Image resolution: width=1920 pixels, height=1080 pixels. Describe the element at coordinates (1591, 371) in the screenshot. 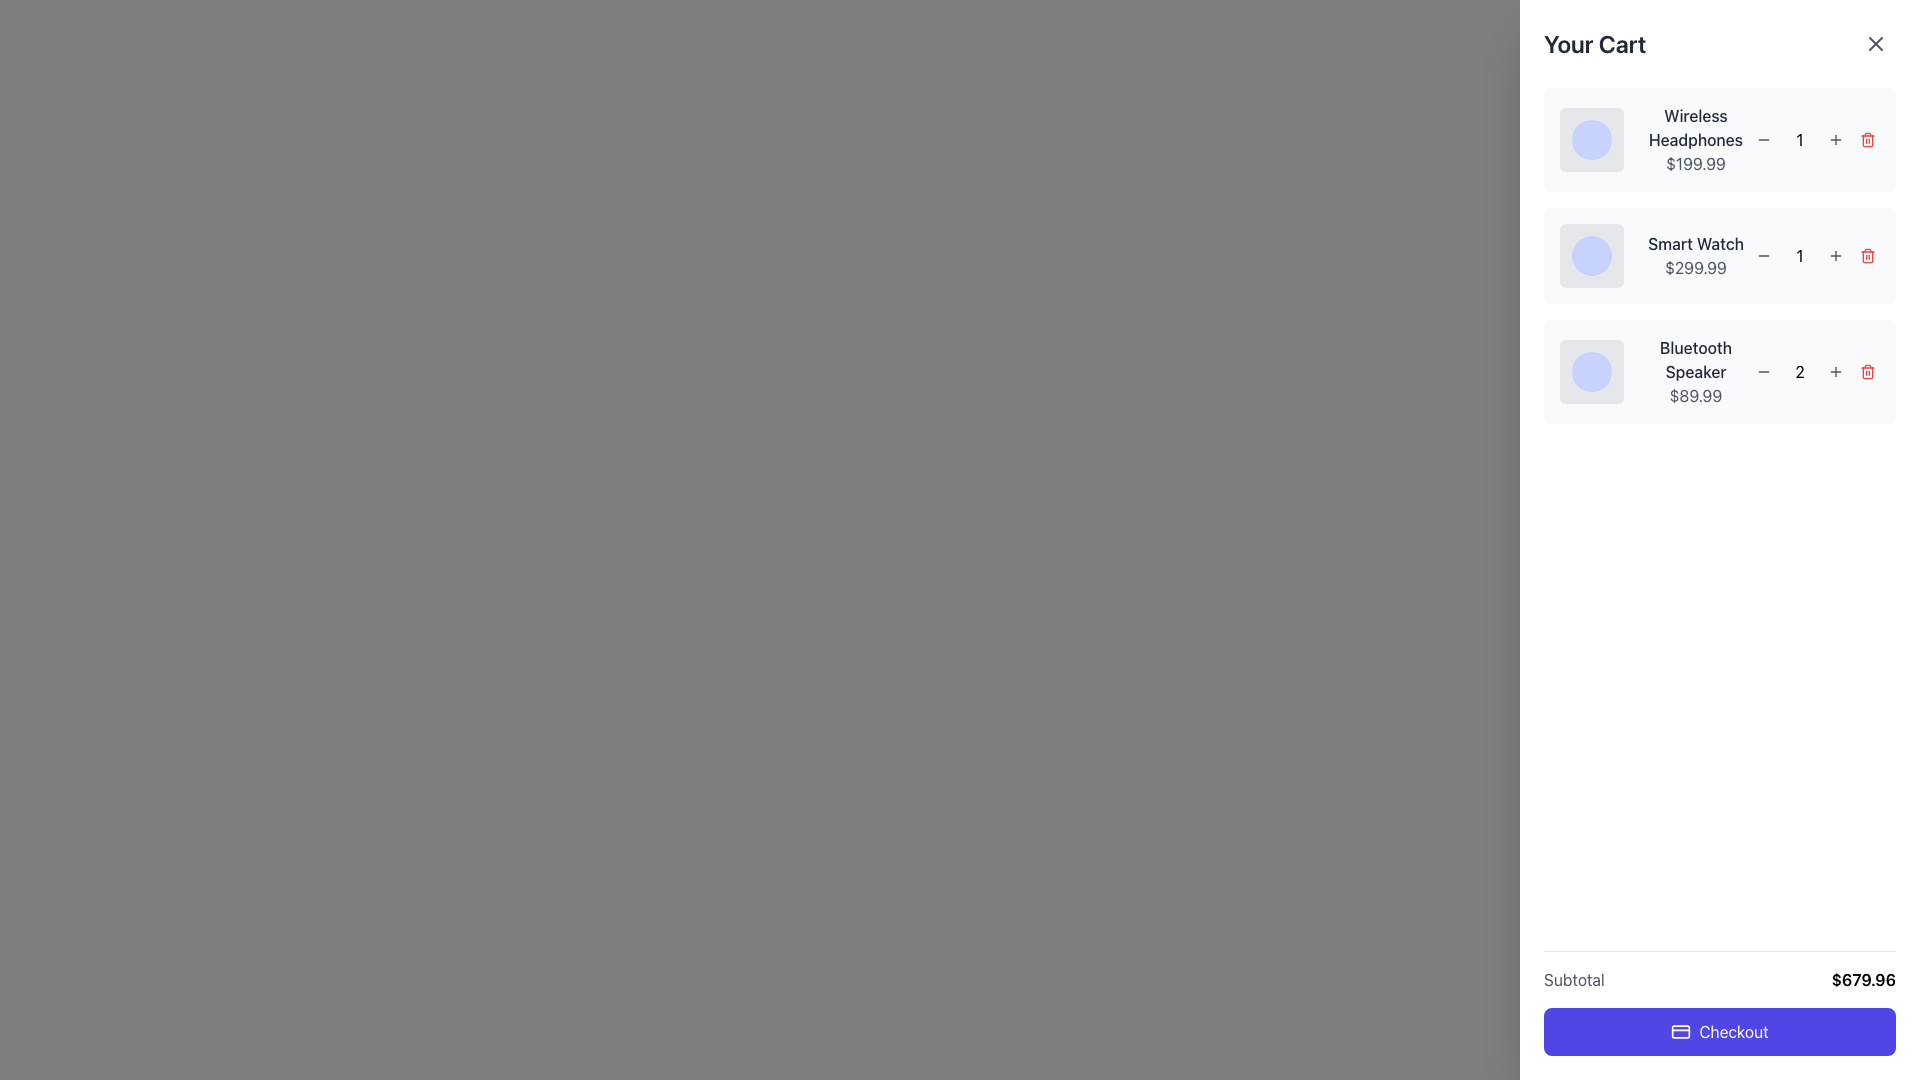

I see `the circular graphical component with a light blue fill located within the square element at the far left of the 'Bluetooth Speaker' item row in the shopping cart section` at that location.